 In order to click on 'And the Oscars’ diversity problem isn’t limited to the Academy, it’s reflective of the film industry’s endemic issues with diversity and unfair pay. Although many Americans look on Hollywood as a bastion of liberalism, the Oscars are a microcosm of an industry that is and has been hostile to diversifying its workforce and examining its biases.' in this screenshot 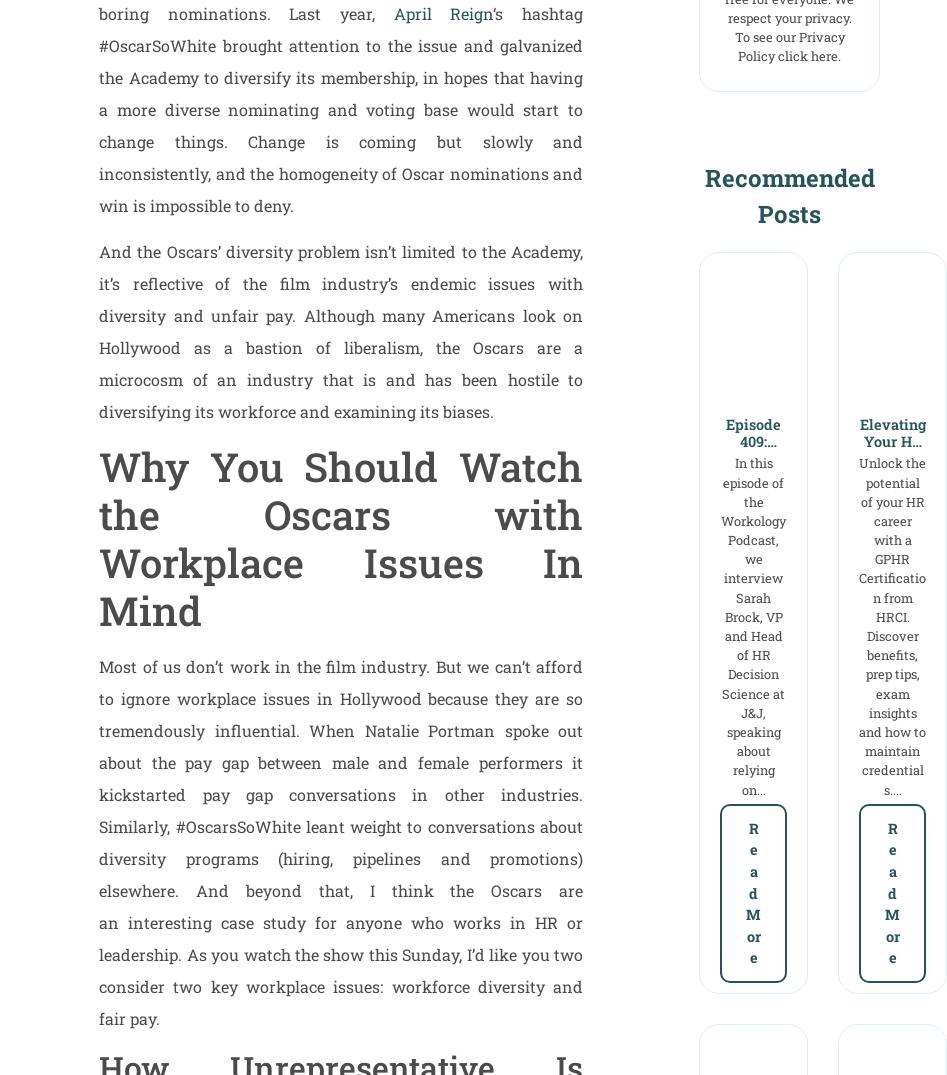, I will do `click(340, 330)`.